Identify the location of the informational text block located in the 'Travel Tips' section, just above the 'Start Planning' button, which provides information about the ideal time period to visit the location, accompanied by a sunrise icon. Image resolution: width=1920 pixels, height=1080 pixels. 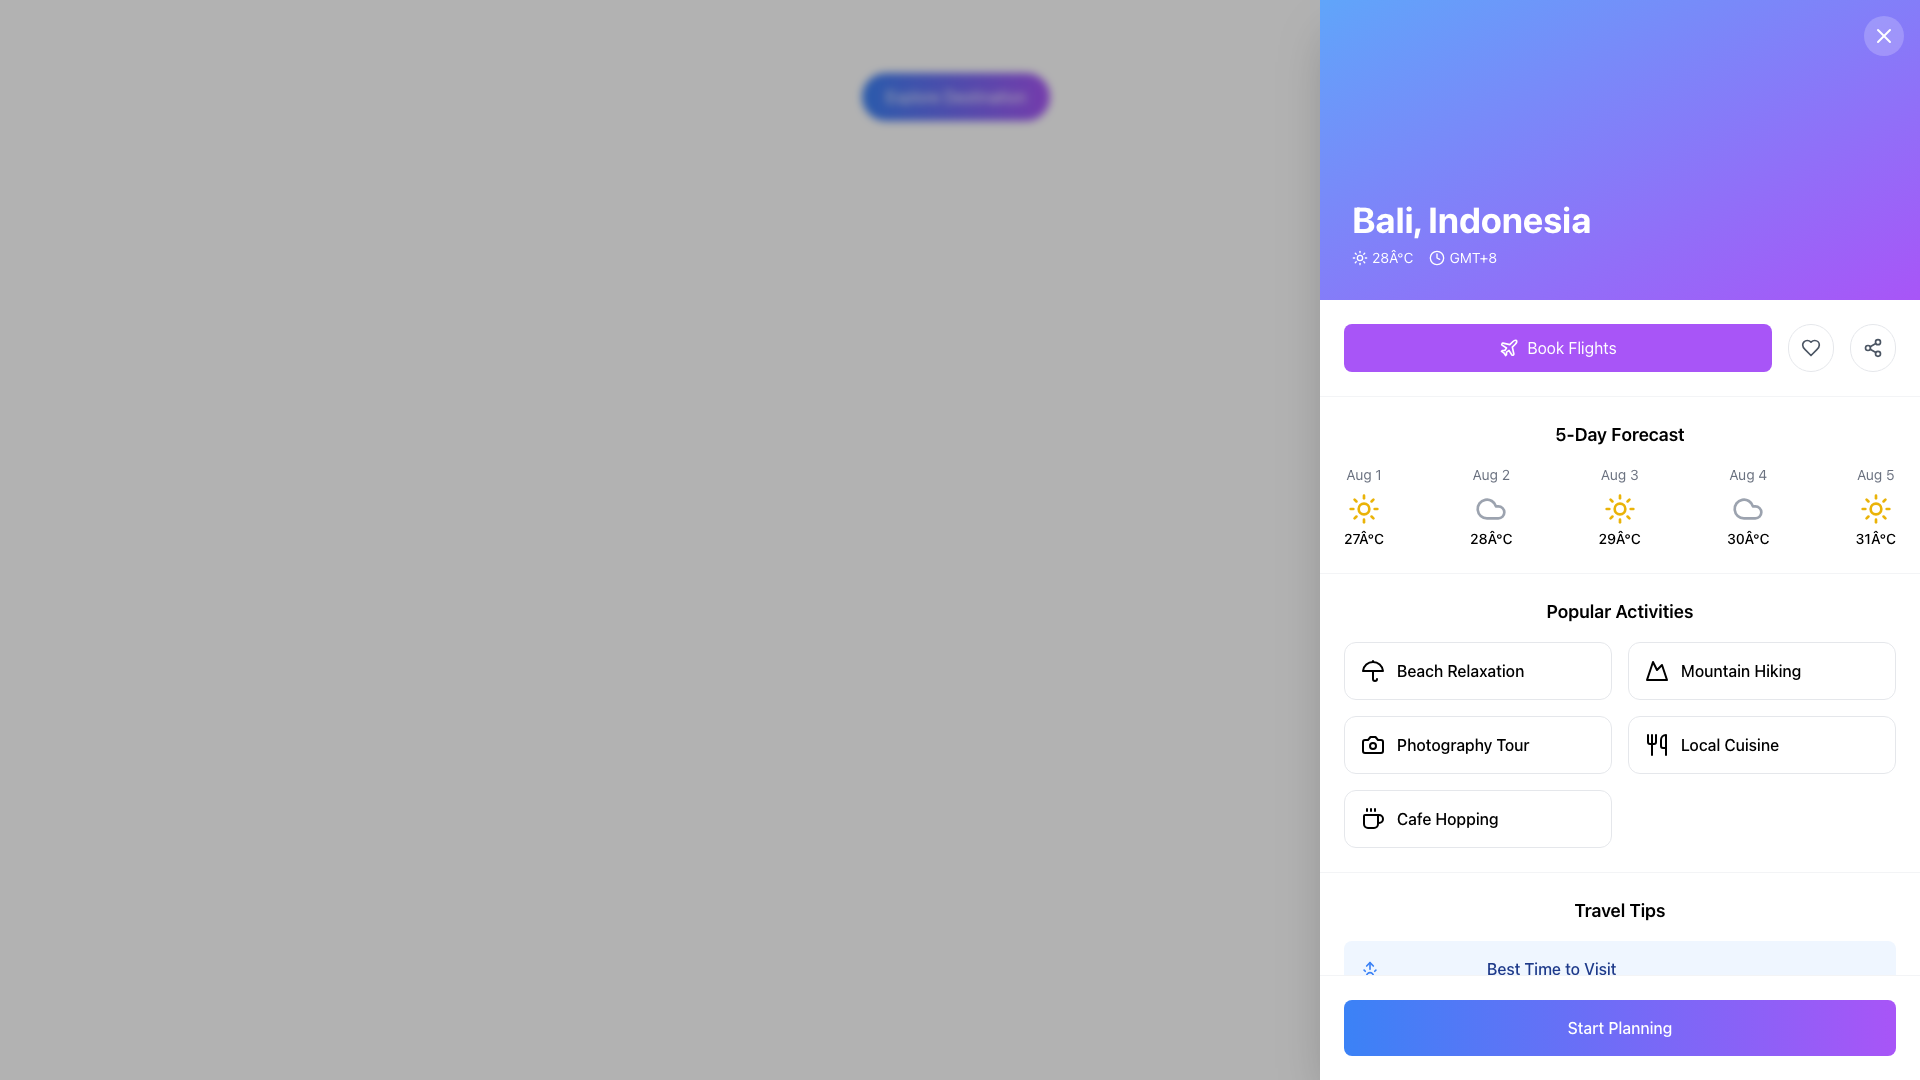
(1550, 978).